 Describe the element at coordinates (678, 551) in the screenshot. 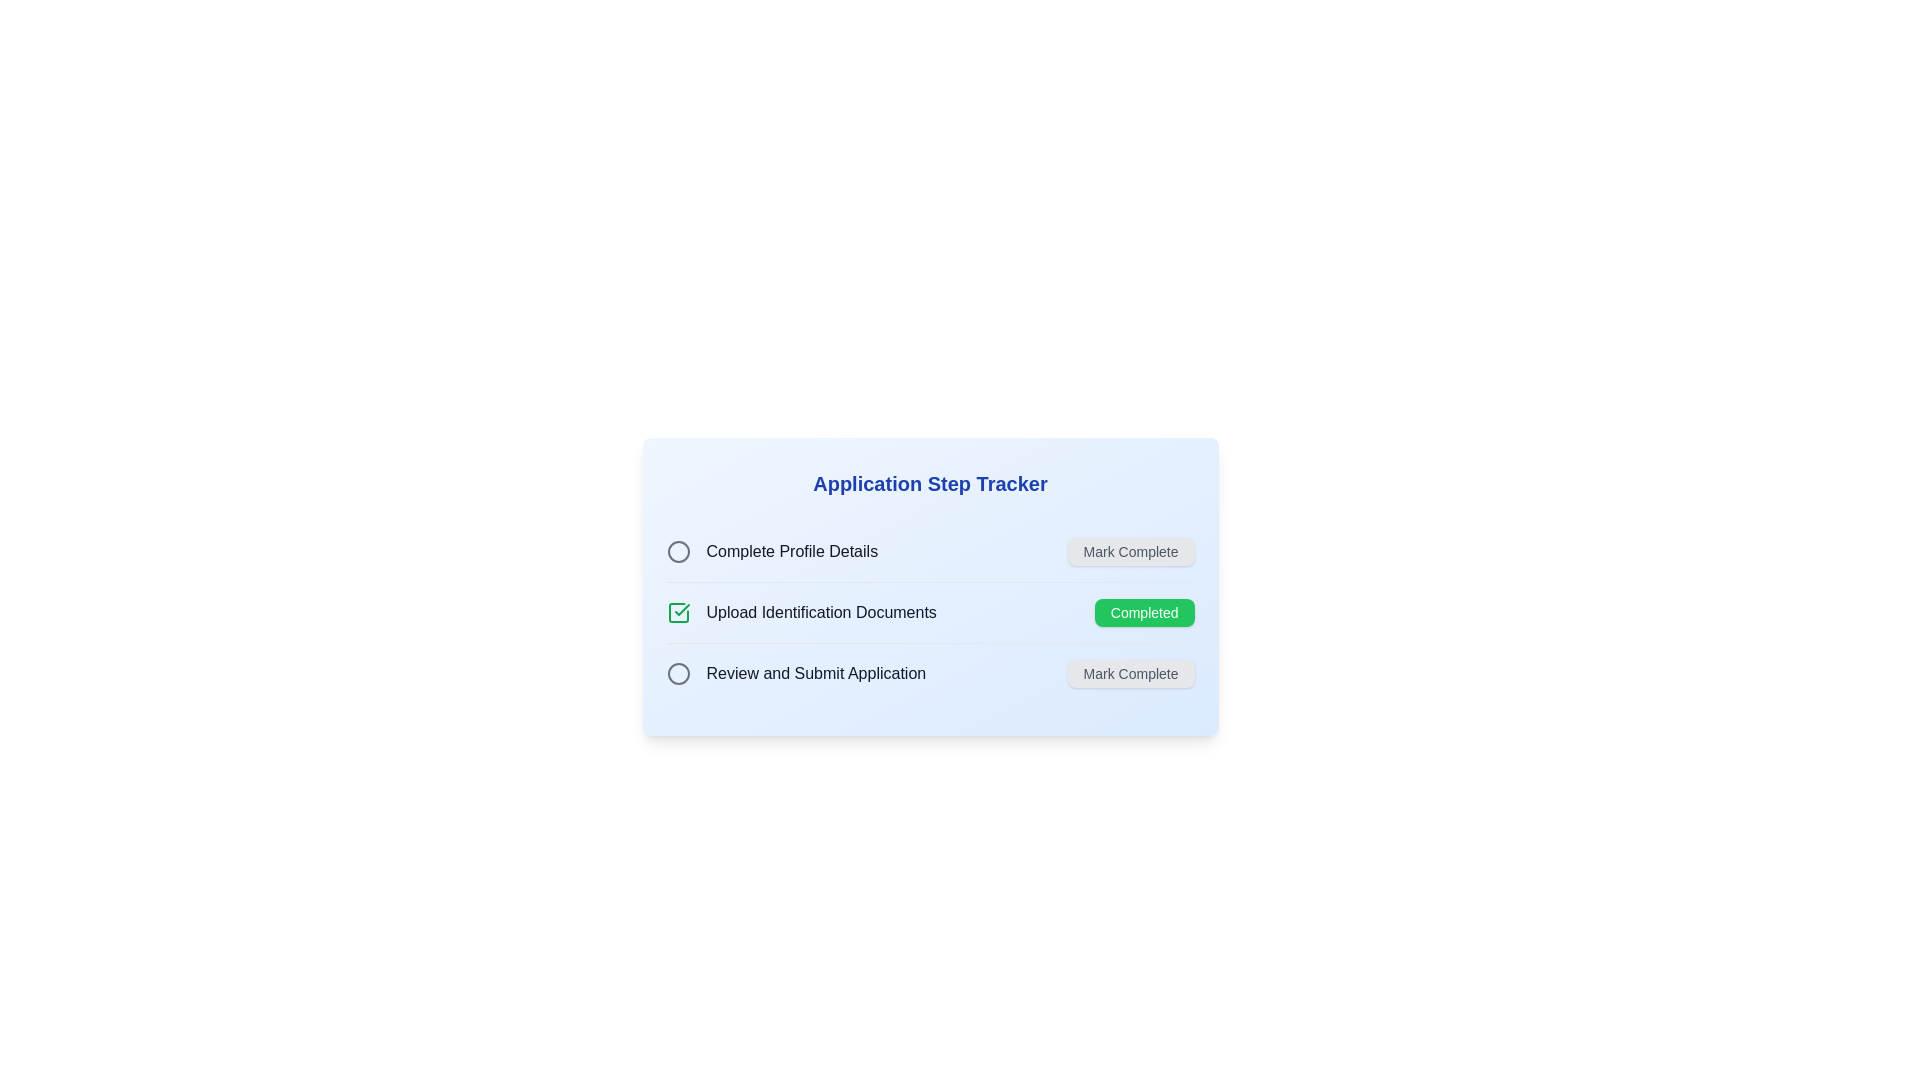

I see `the Circle Indicator icon that indicates the status of the 'Complete Profile Details' step` at that location.